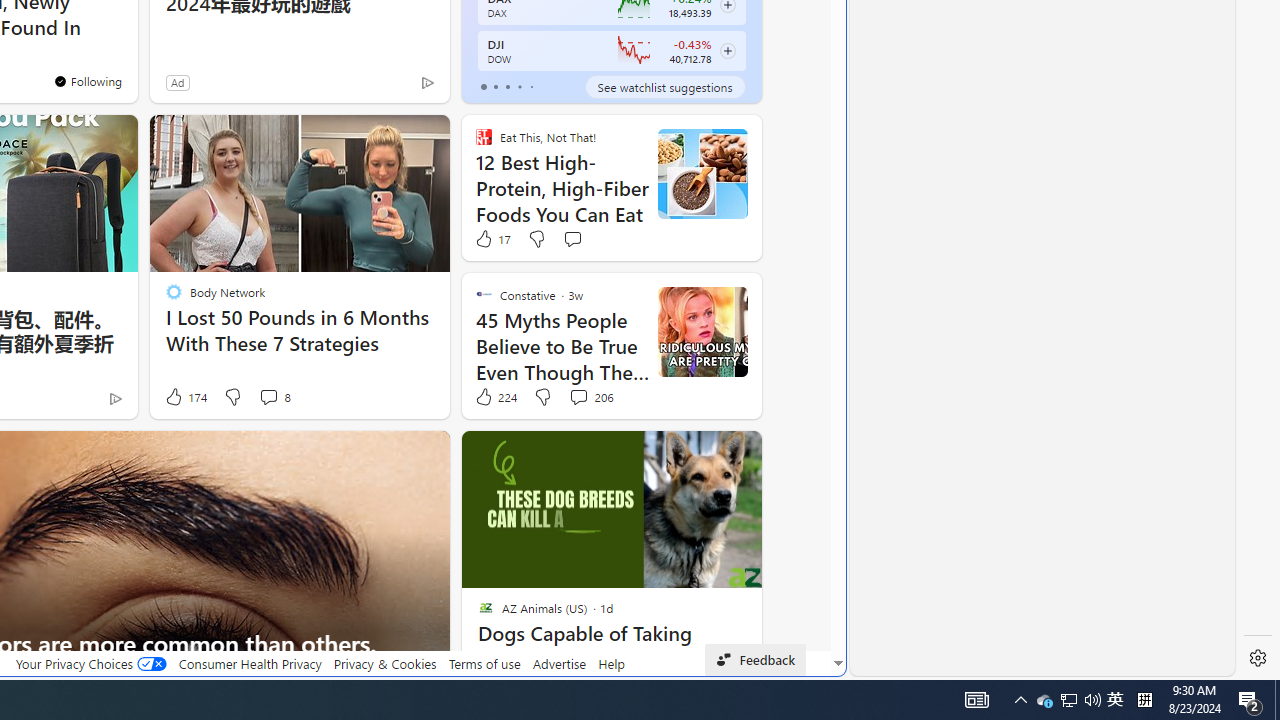 Image resolution: width=1280 pixels, height=720 pixels. Describe the element at coordinates (590, 397) in the screenshot. I see `'View comments 206 Comment'` at that location.